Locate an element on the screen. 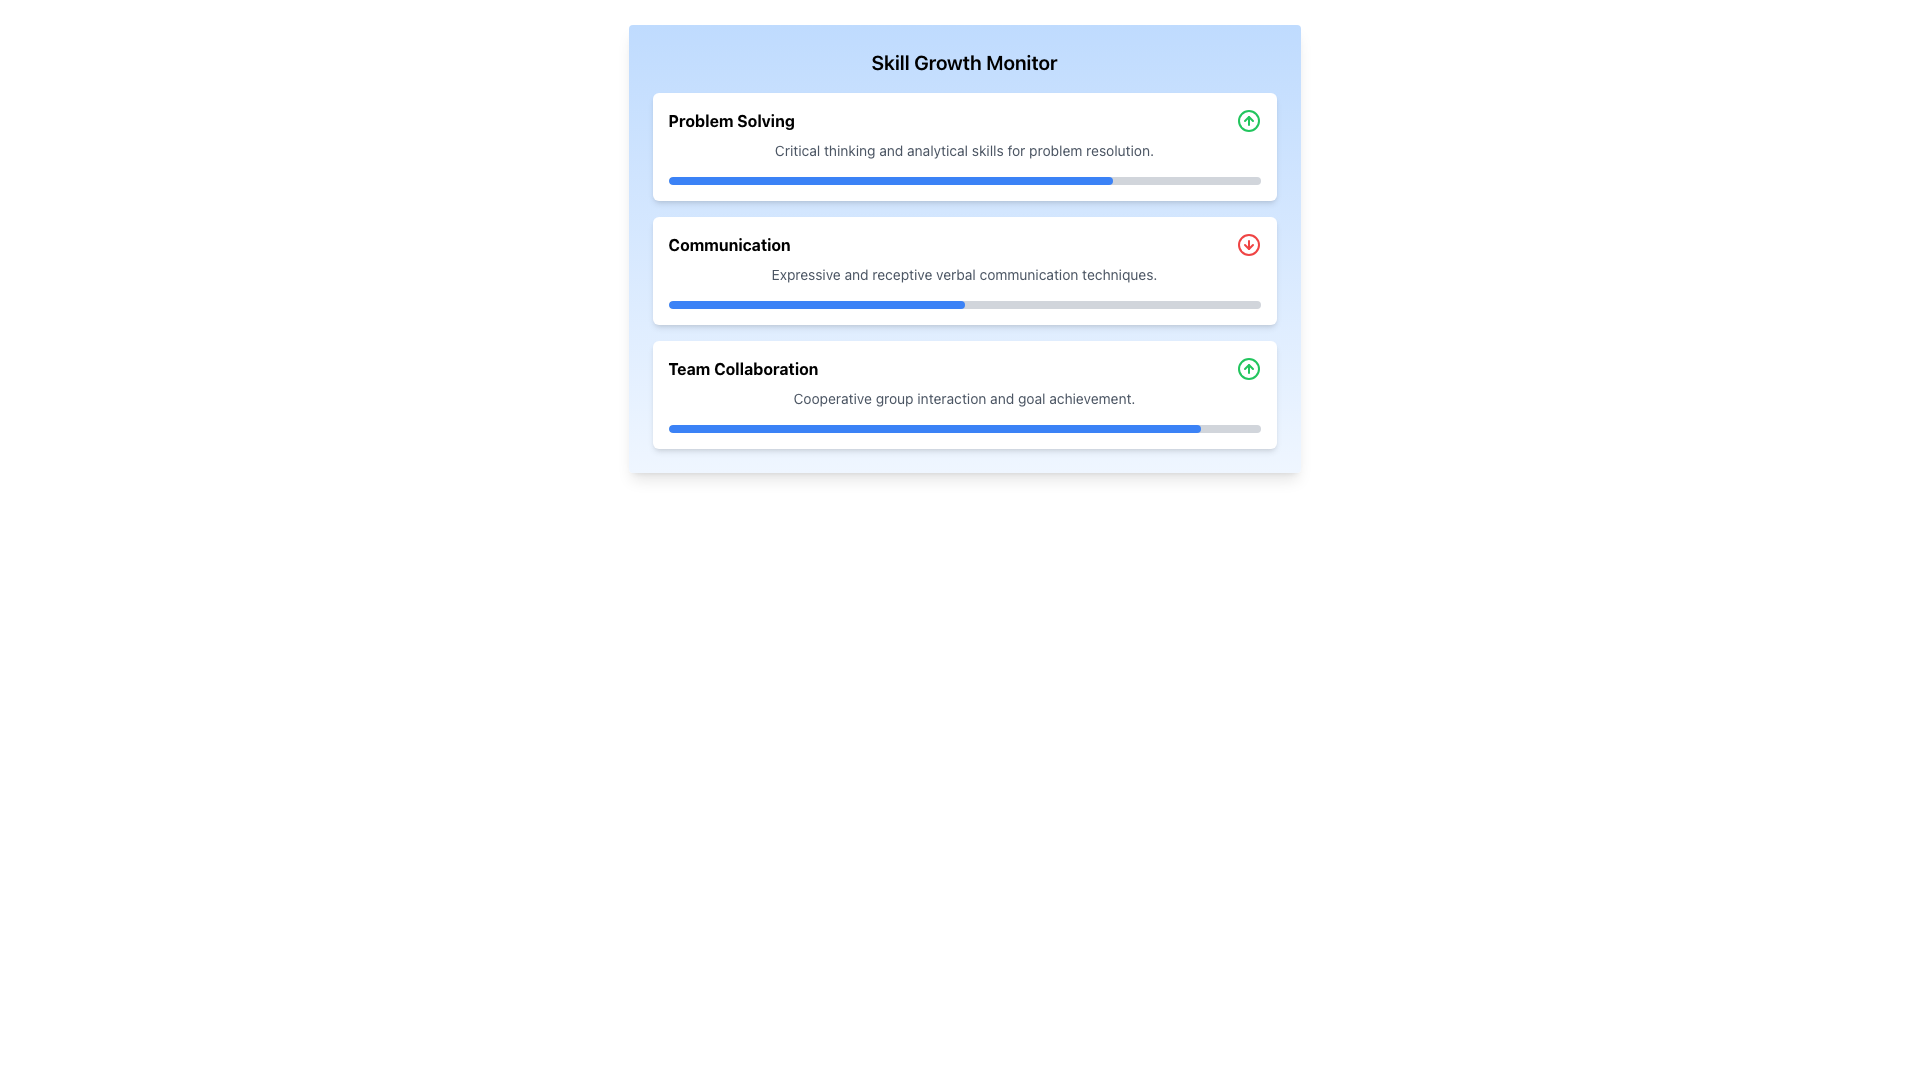 Image resolution: width=1920 pixels, height=1080 pixels. the red circular icon with a downward arrow located next to the 'Communication' section in the Skill Growth Monitor interface is located at coordinates (1247, 244).